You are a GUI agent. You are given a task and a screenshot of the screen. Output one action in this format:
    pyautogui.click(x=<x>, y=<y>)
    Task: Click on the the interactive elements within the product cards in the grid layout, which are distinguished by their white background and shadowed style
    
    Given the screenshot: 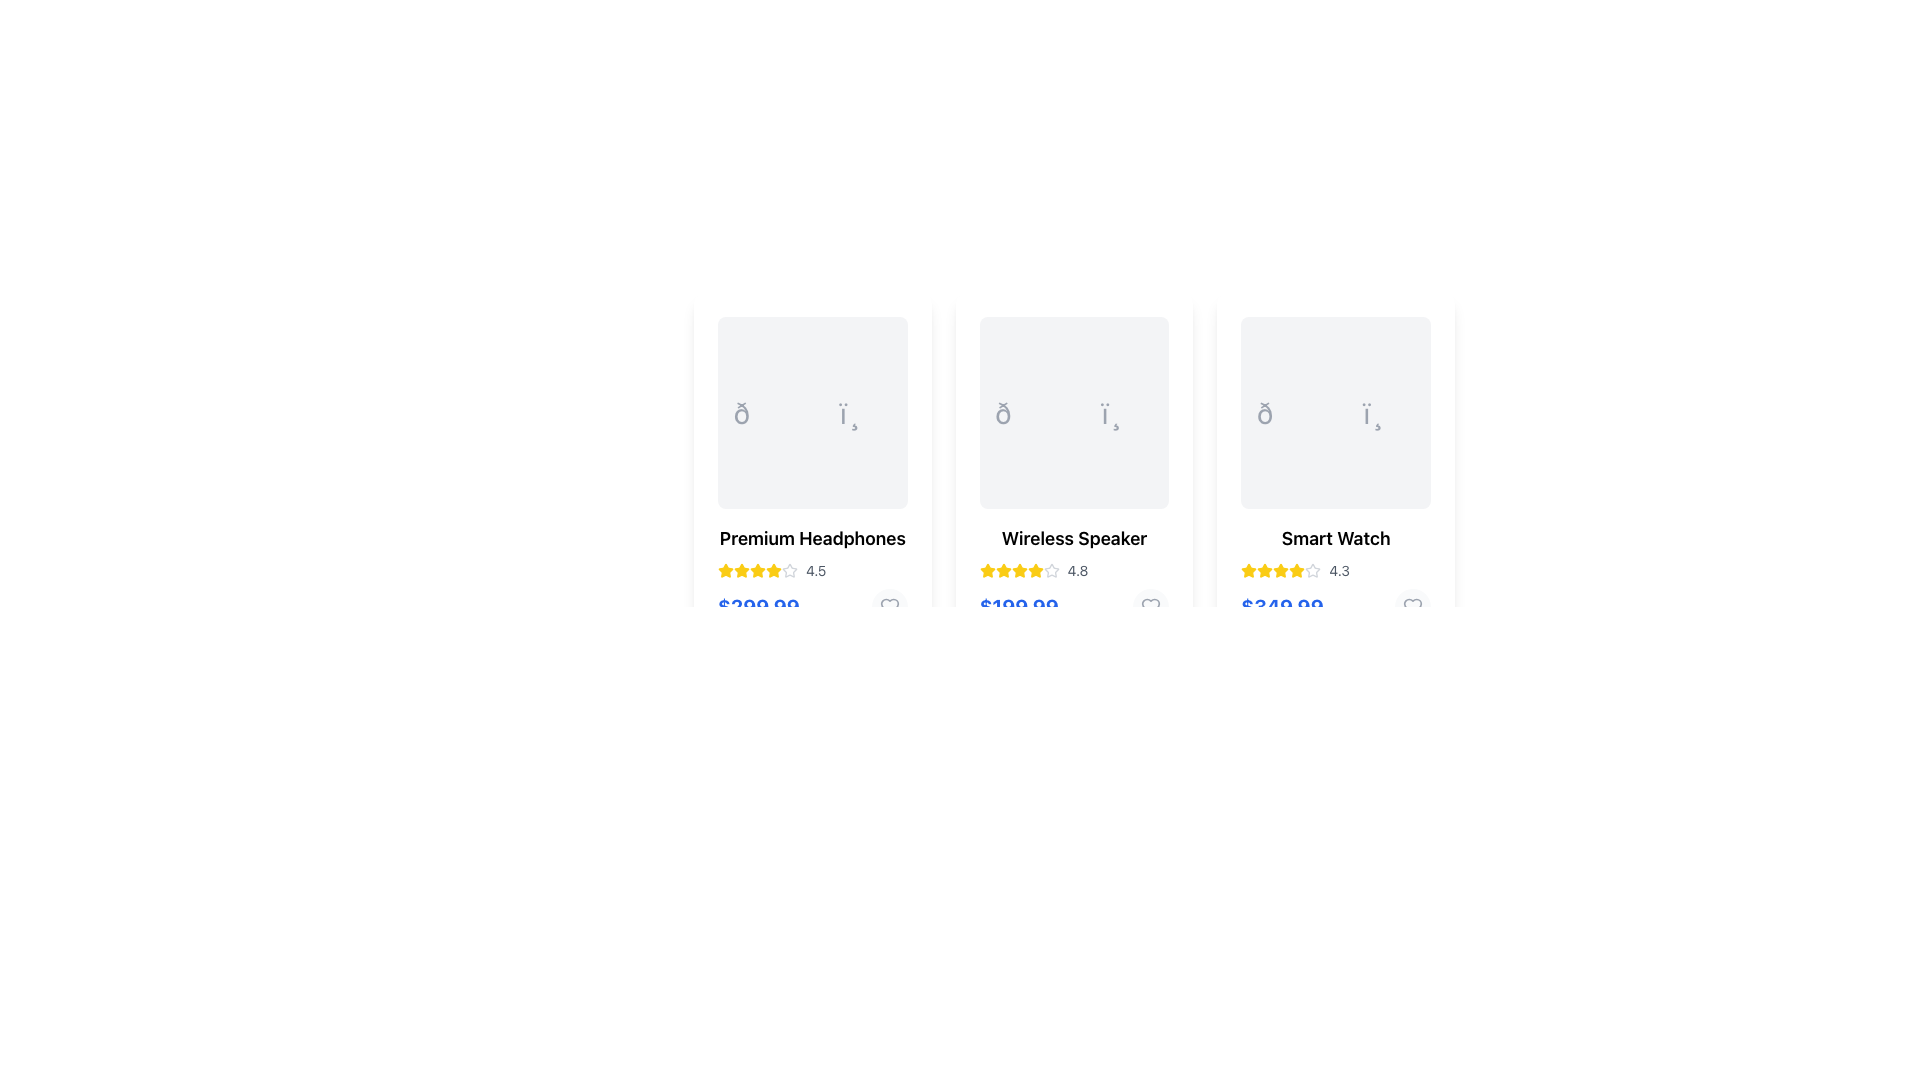 What is the action you would take?
    pyautogui.click(x=1073, y=470)
    